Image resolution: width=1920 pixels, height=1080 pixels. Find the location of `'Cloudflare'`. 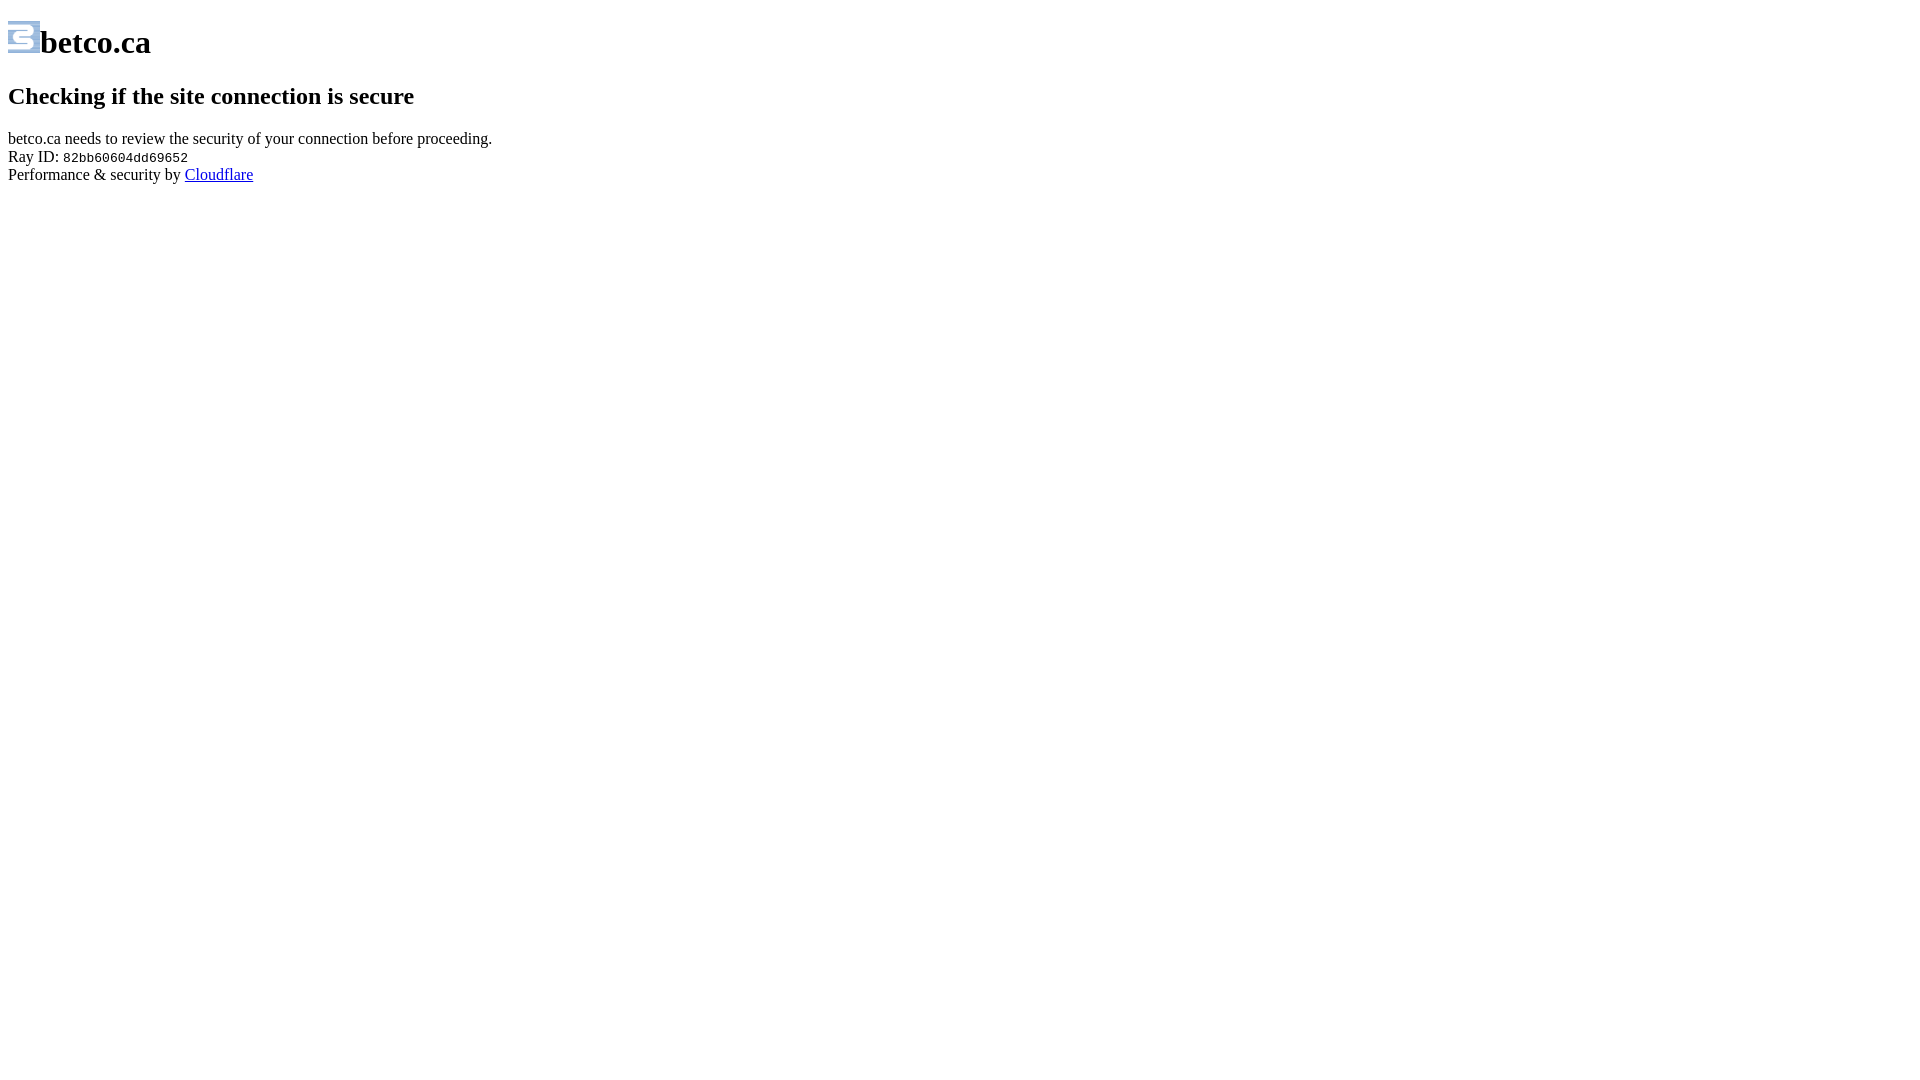

'Cloudflare' is located at coordinates (185, 173).